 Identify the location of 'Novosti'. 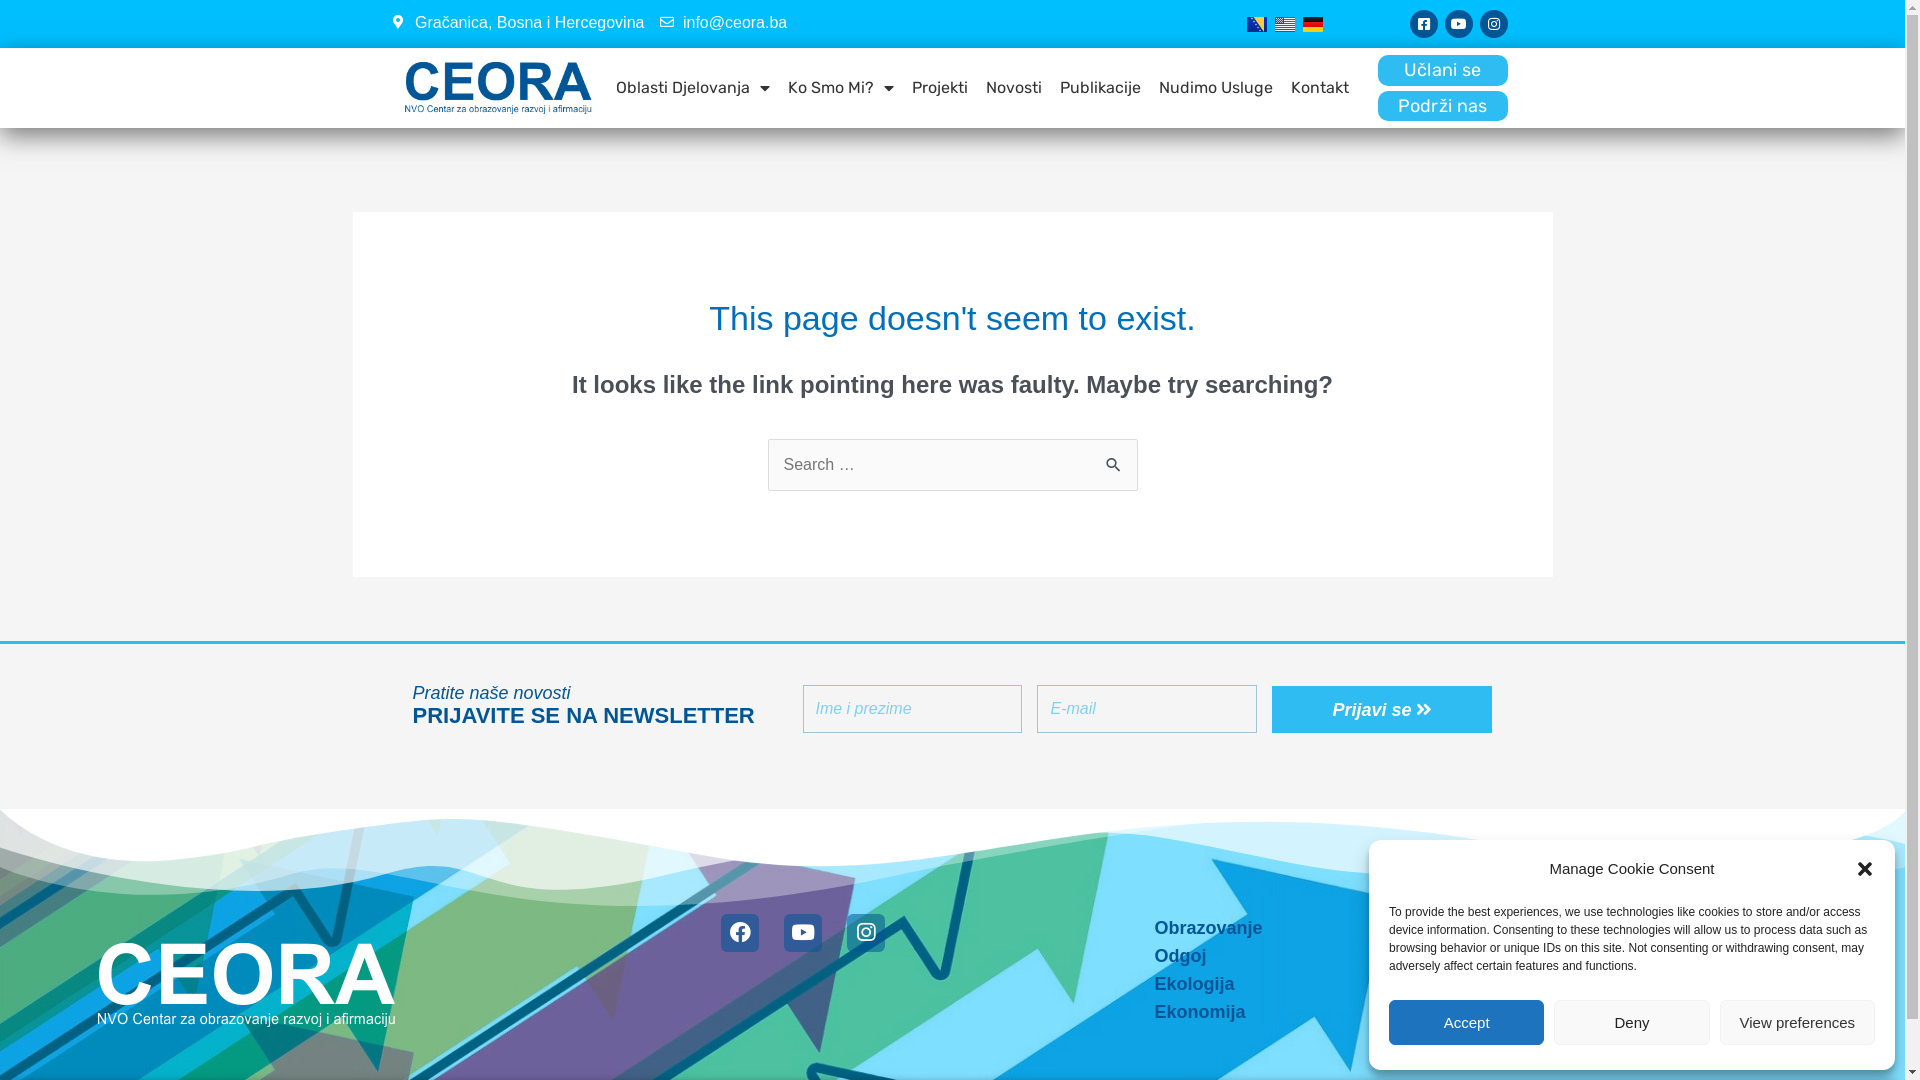
(982, 87).